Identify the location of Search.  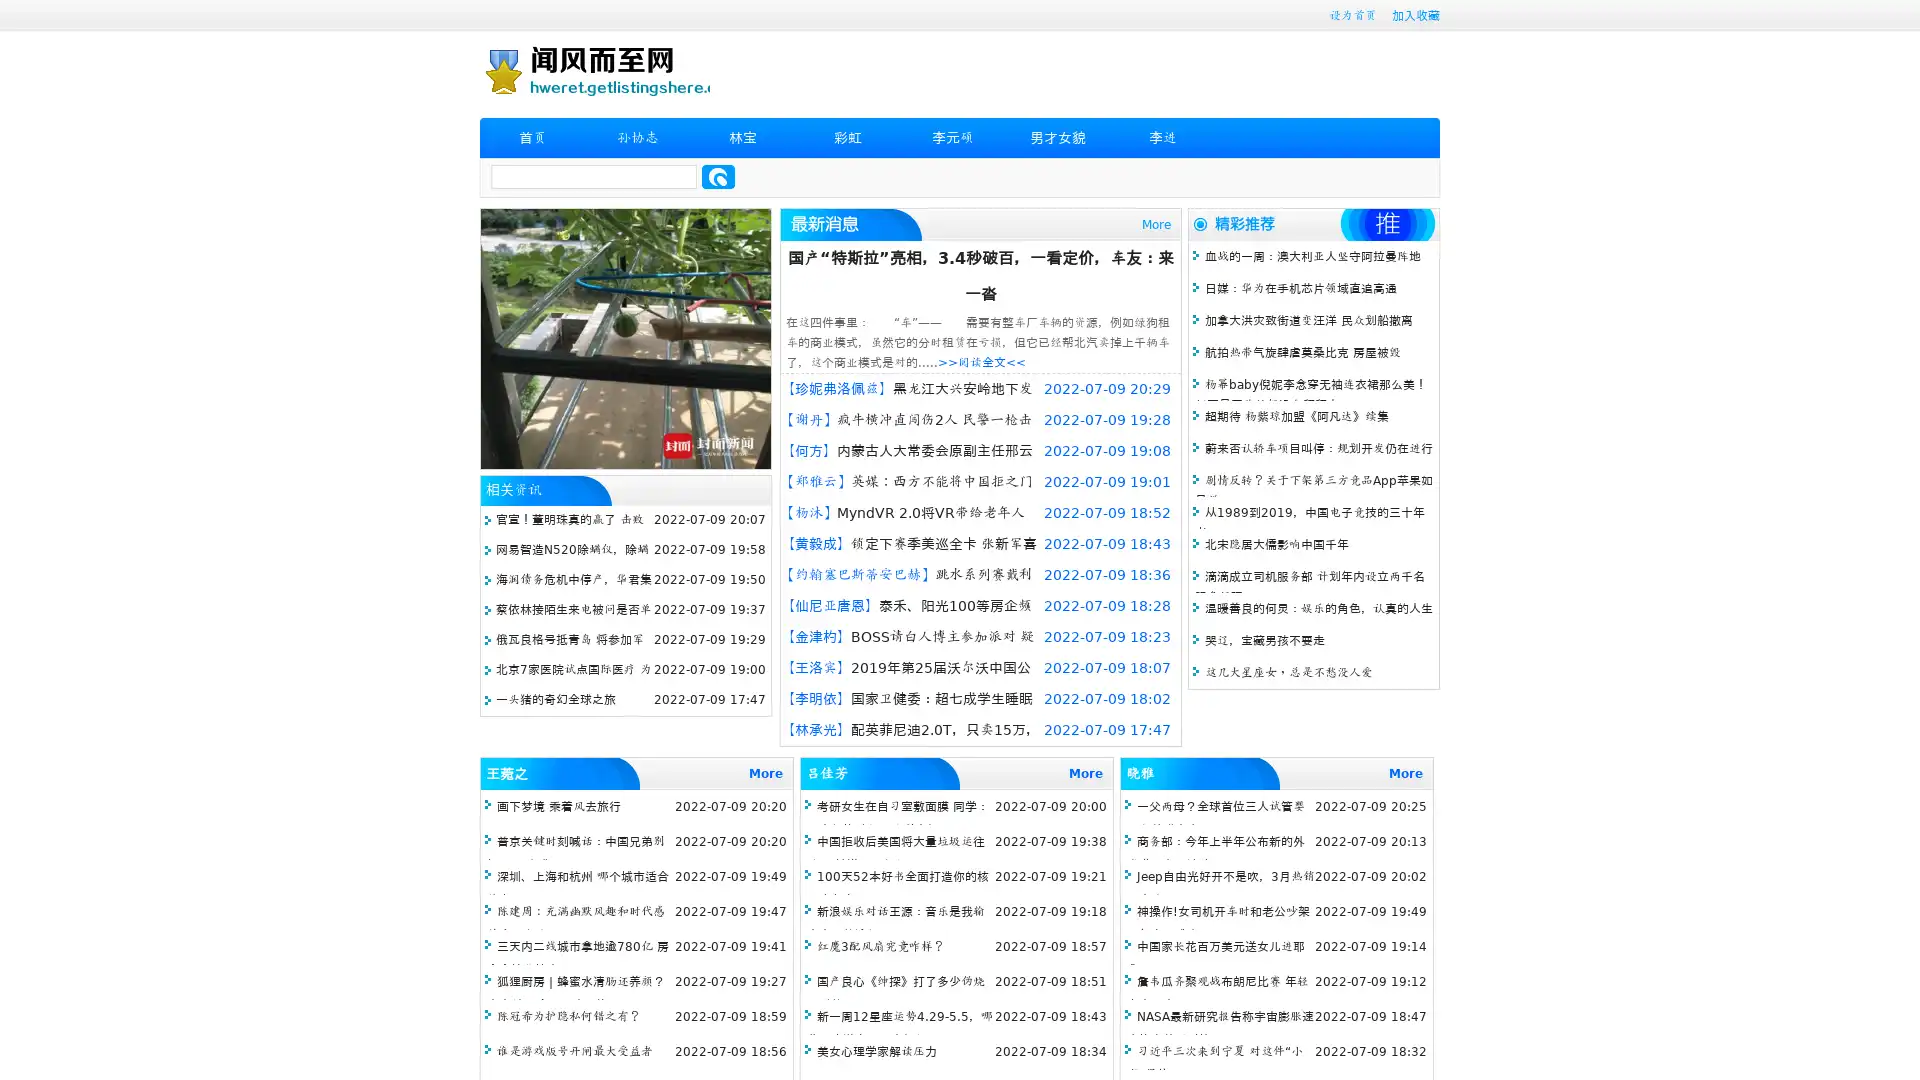
(718, 176).